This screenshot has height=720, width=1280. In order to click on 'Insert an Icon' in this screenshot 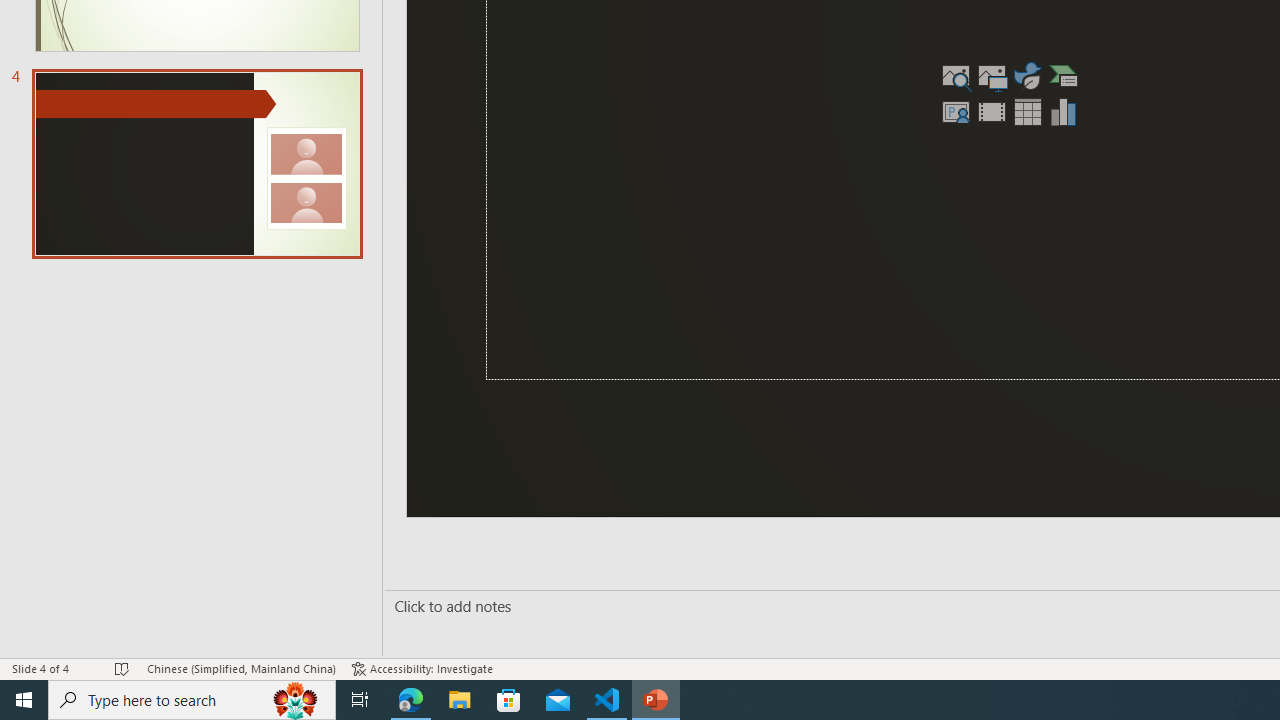, I will do `click(1028, 74)`.